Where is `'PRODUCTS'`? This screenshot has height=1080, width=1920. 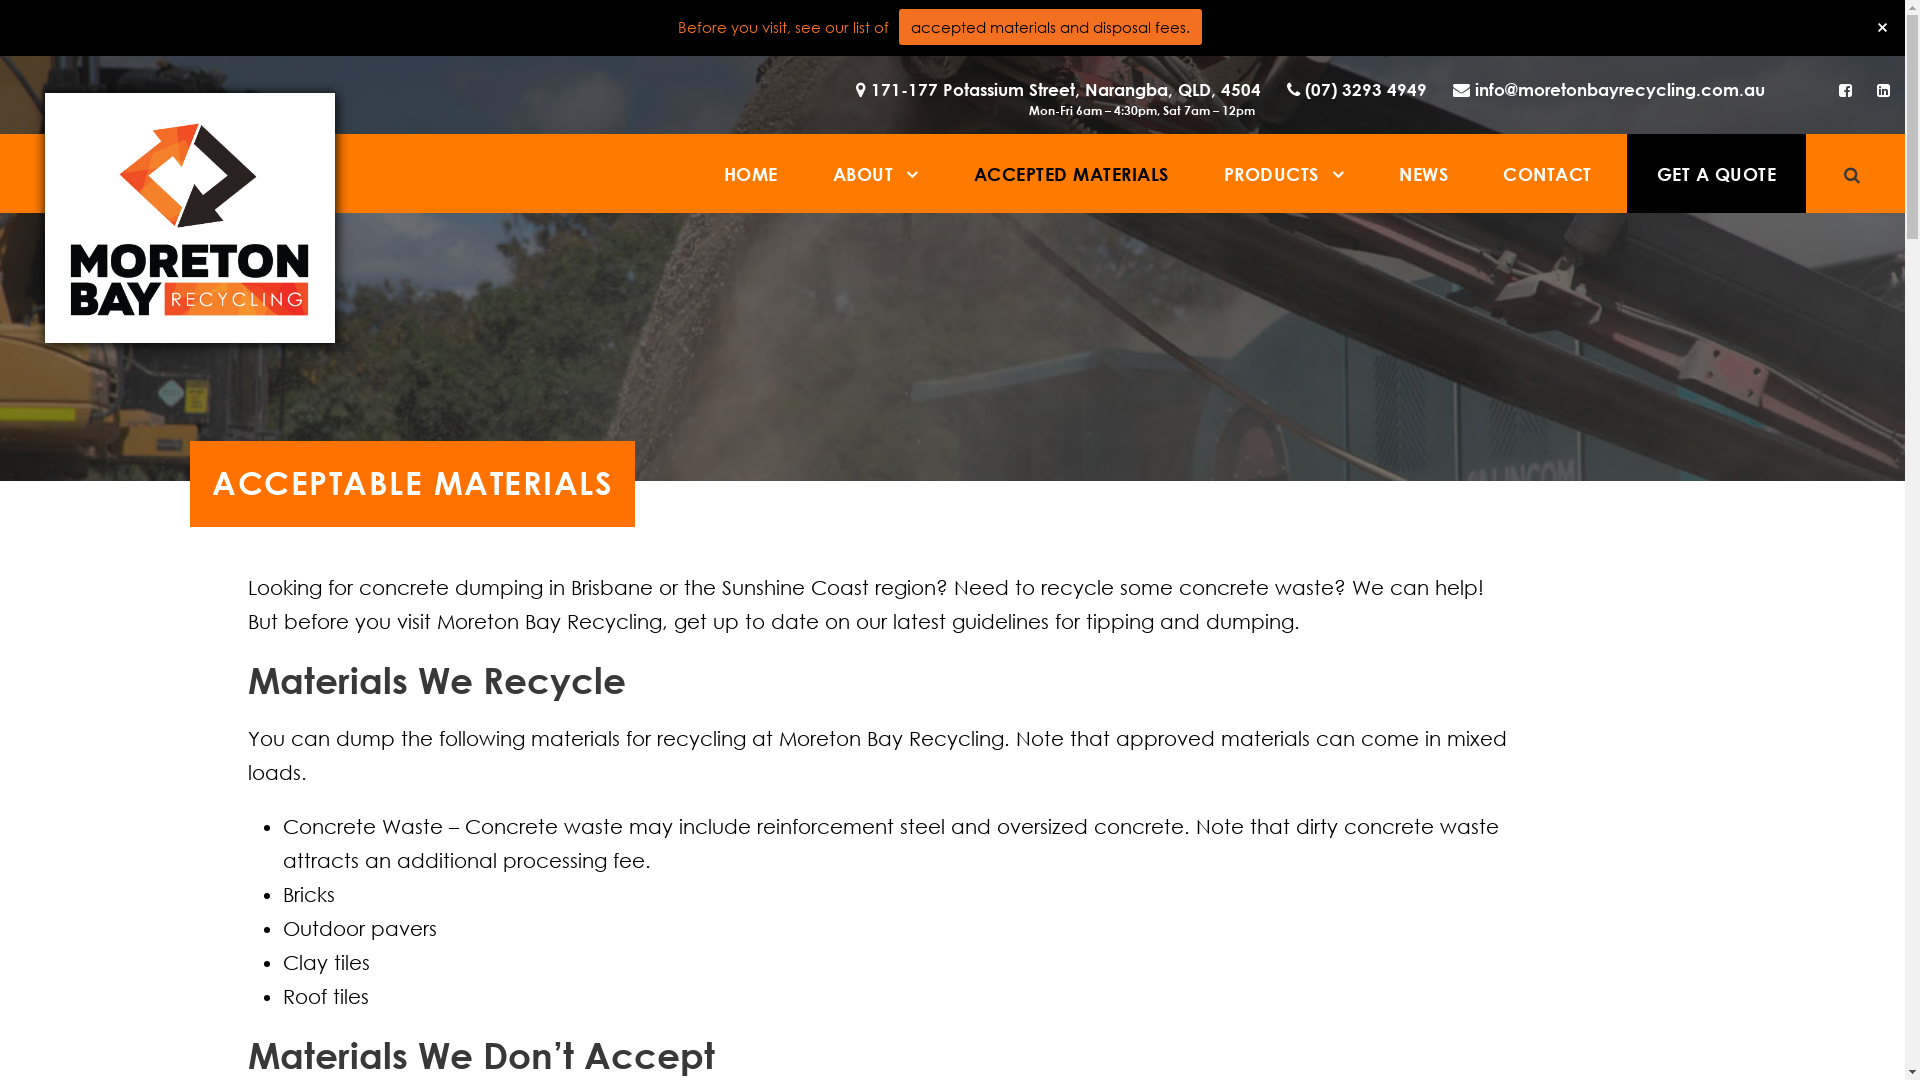 'PRODUCTS' is located at coordinates (1223, 172).